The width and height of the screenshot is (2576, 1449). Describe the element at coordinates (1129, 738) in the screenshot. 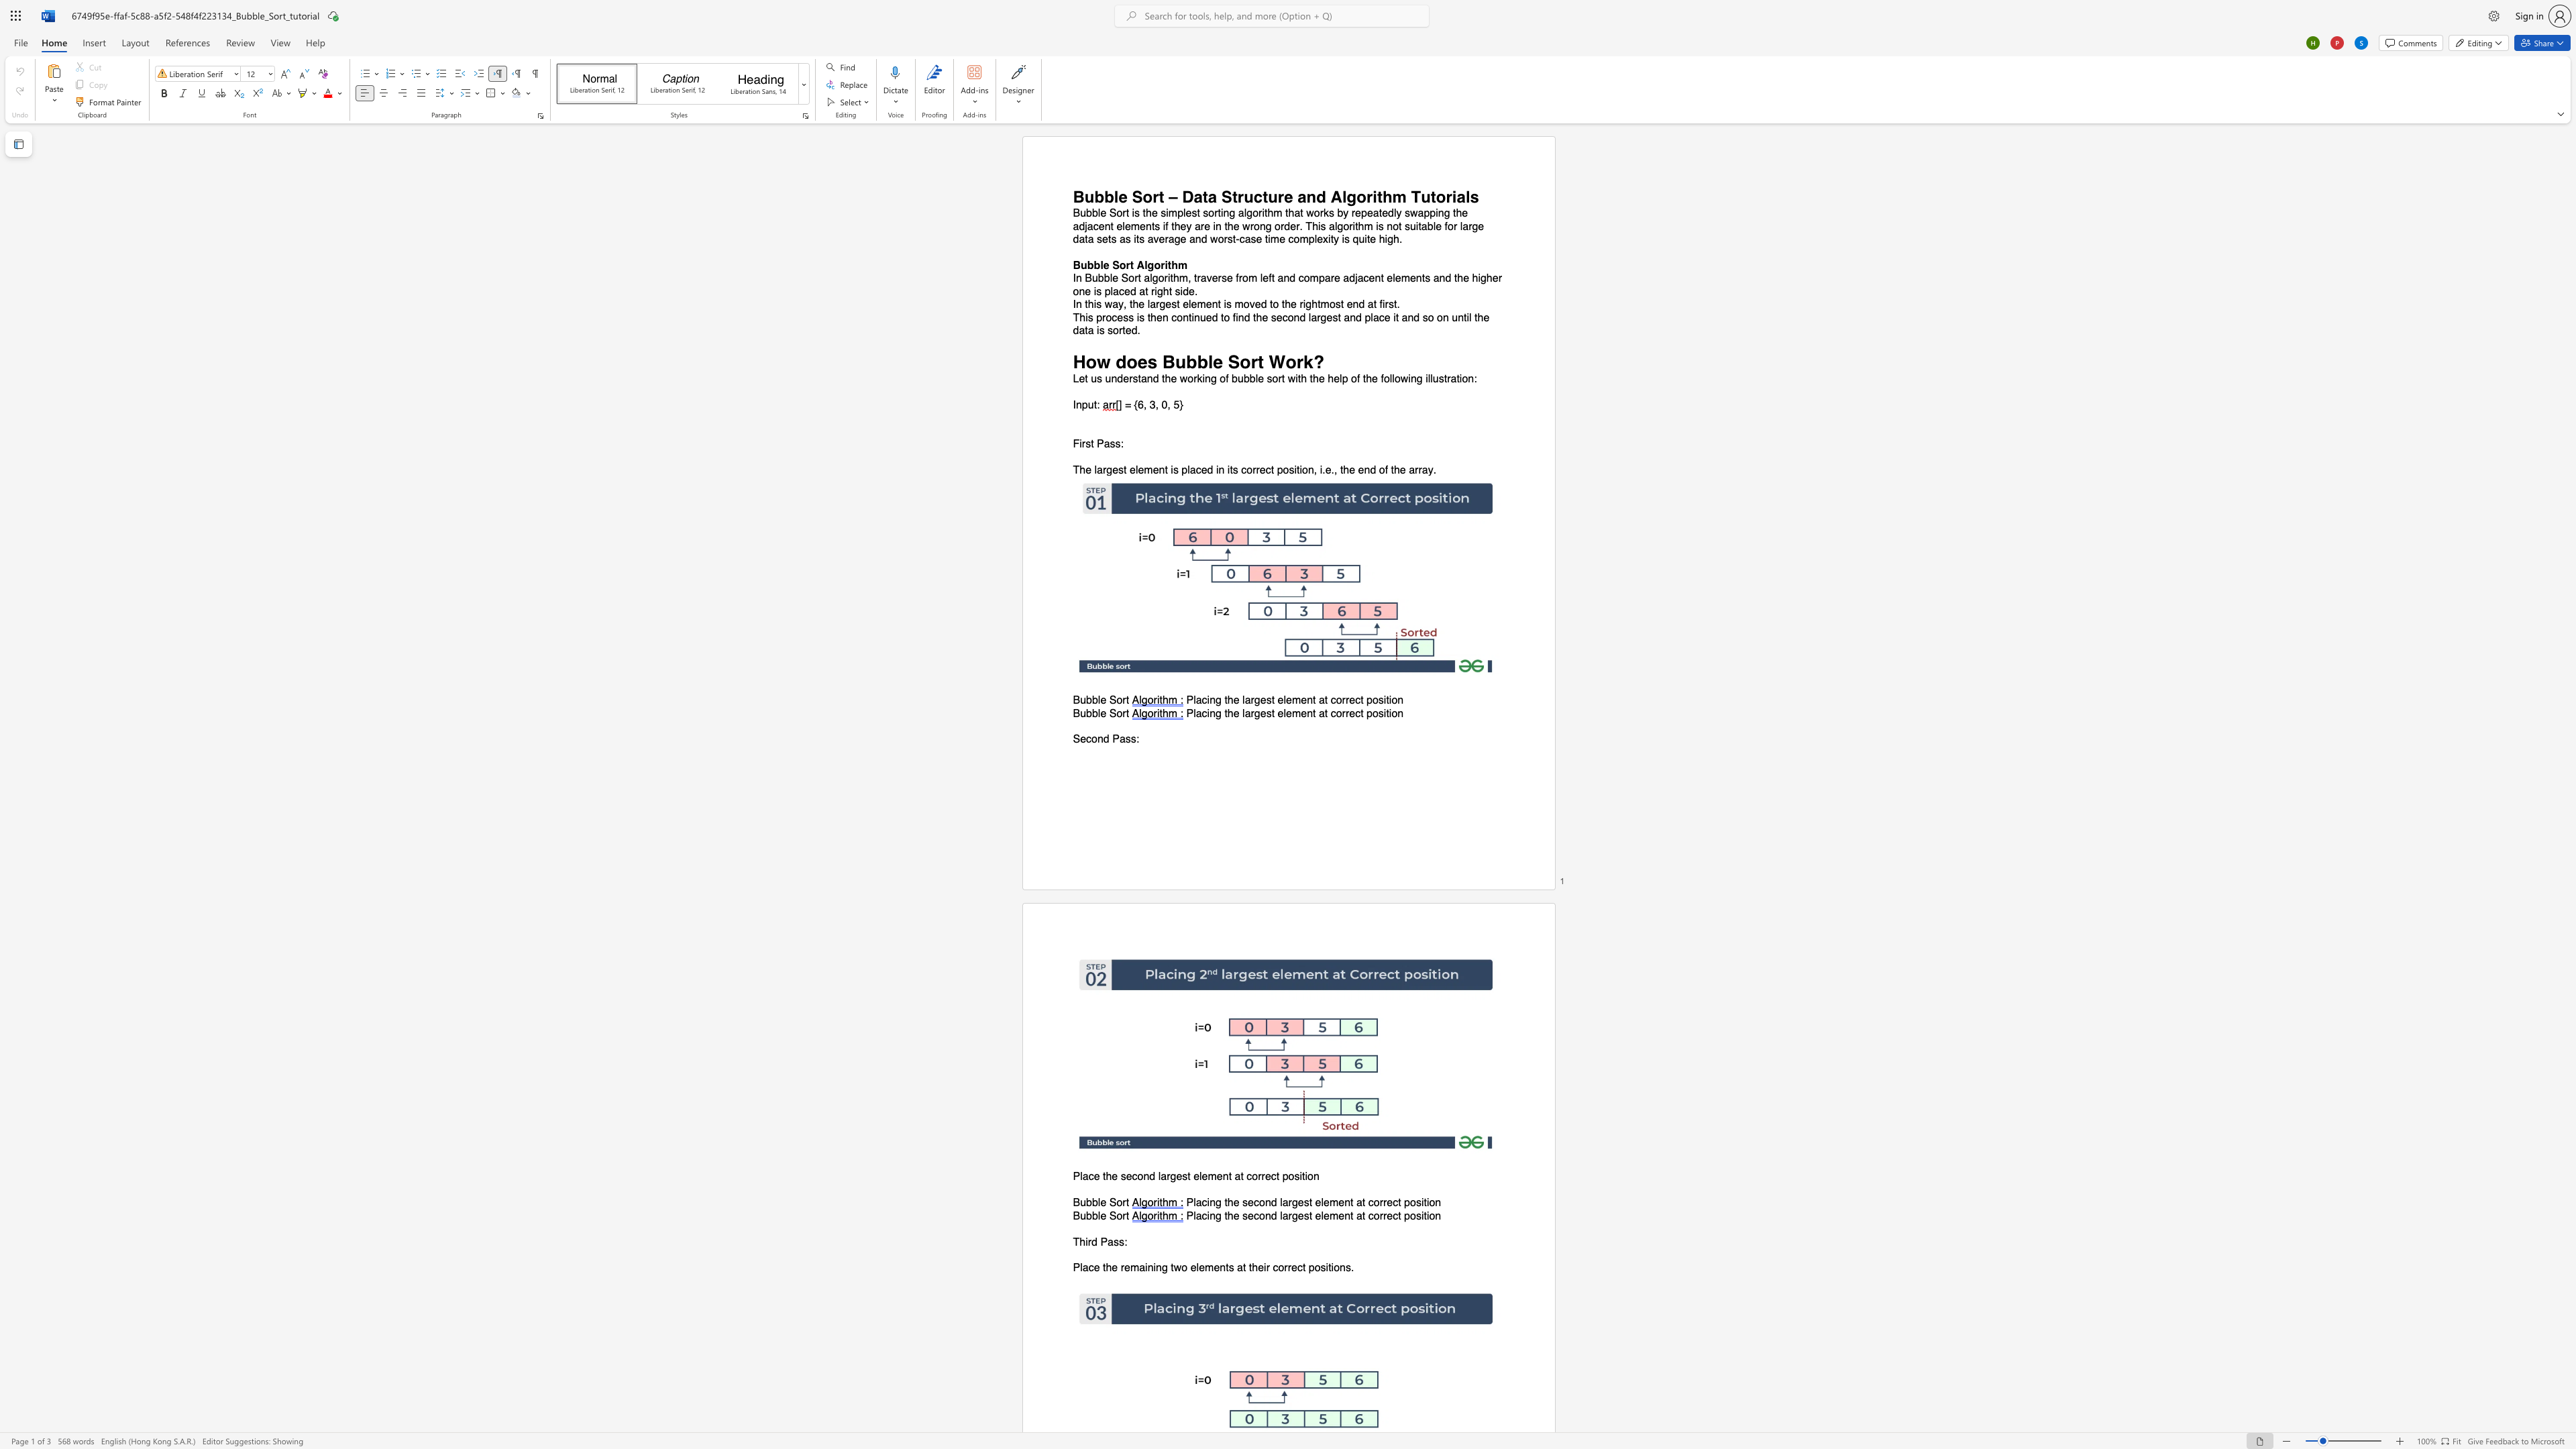

I see `the space between the continuous character "s" and "s" in the text` at that location.